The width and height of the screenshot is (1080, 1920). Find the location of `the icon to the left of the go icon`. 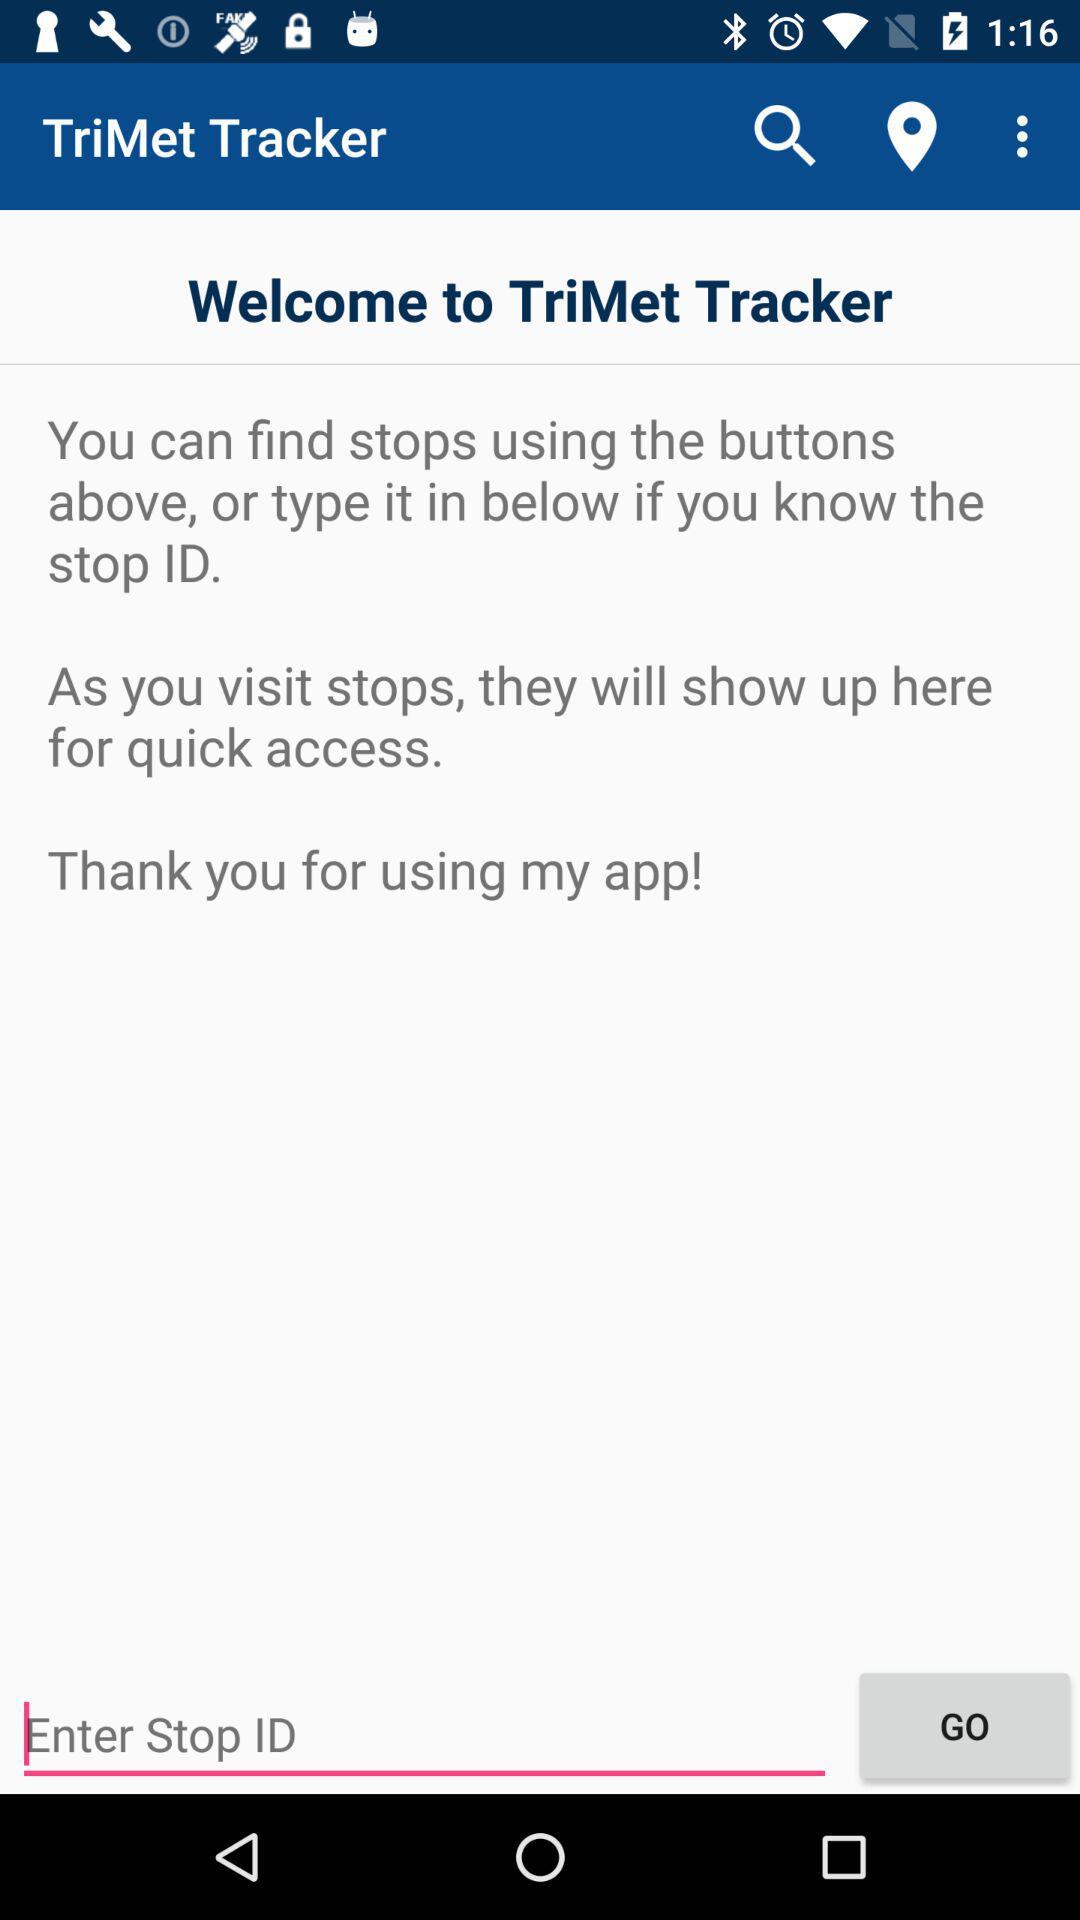

the icon to the left of the go icon is located at coordinates (423, 1733).